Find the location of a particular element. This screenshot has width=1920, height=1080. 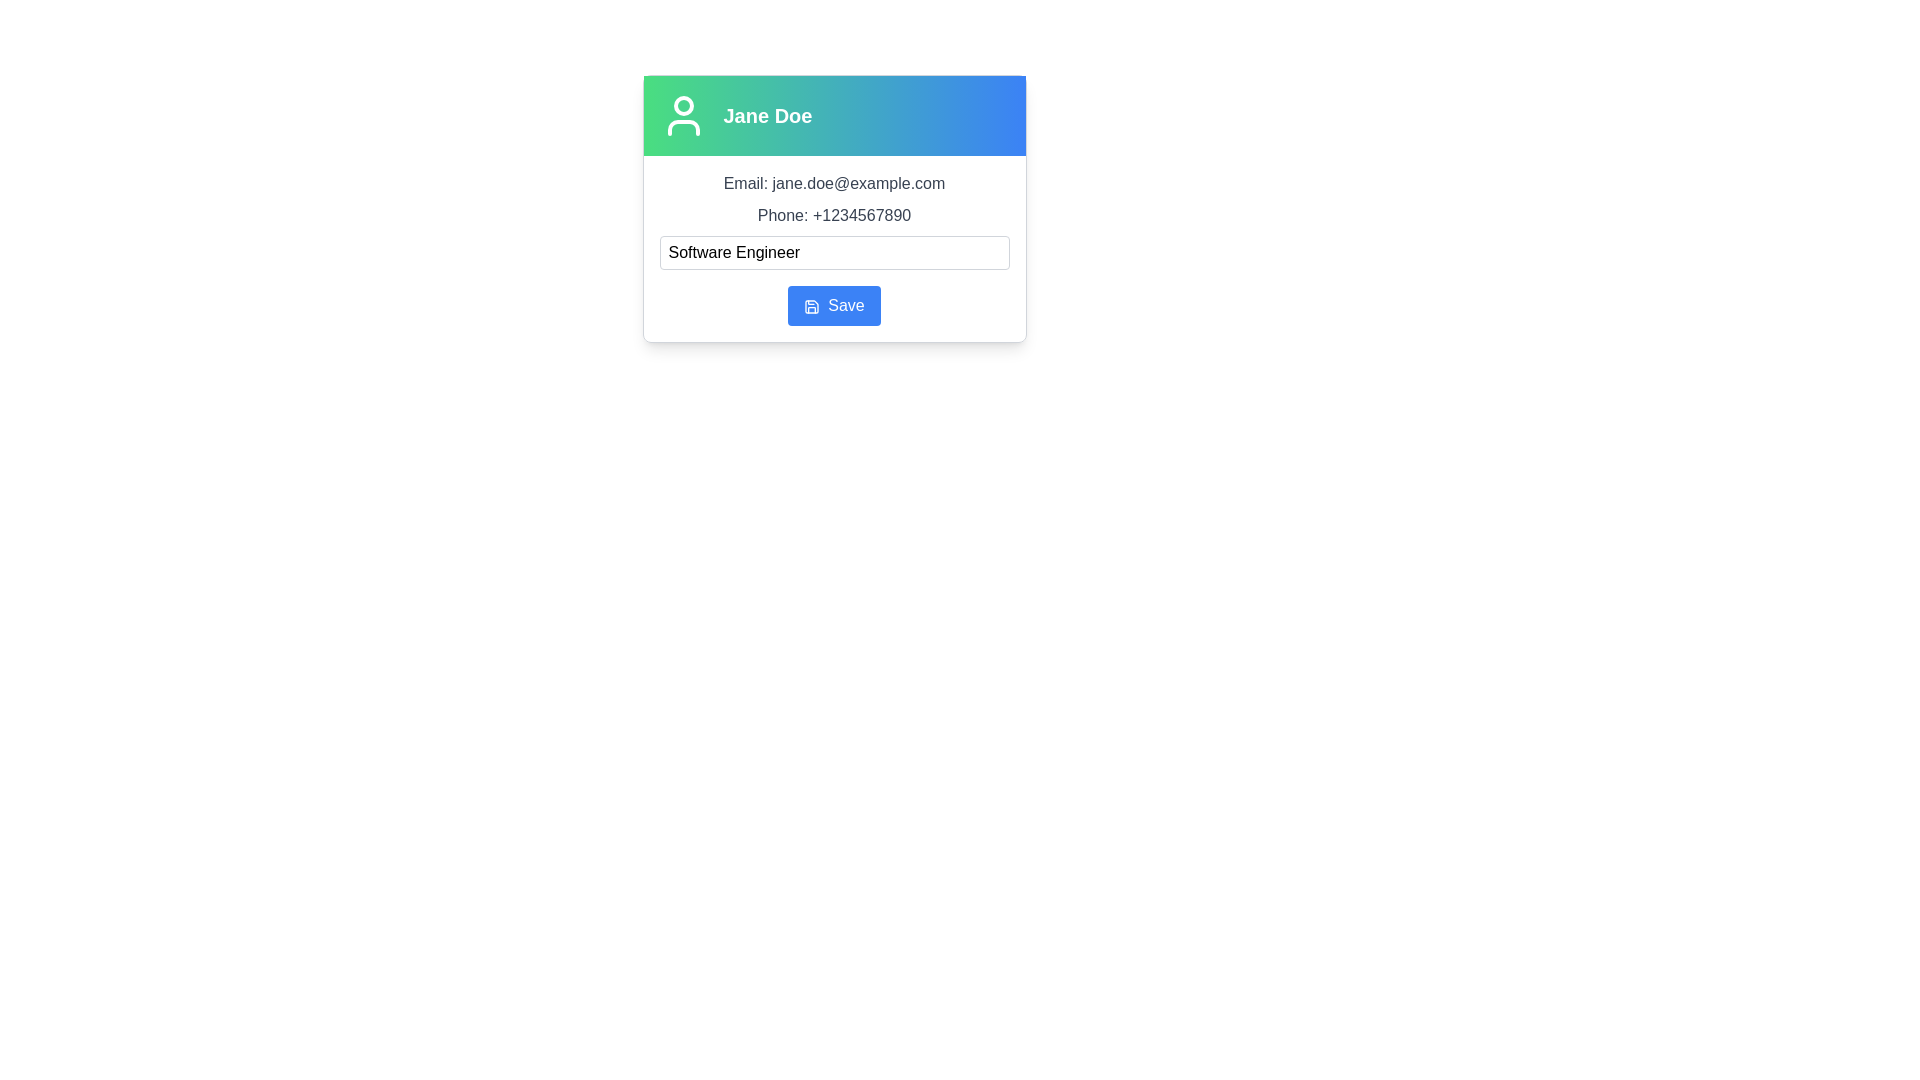

the outer border of the save icon, which is a hollow rectangular outline with rounded corners is located at coordinates (812, 306).